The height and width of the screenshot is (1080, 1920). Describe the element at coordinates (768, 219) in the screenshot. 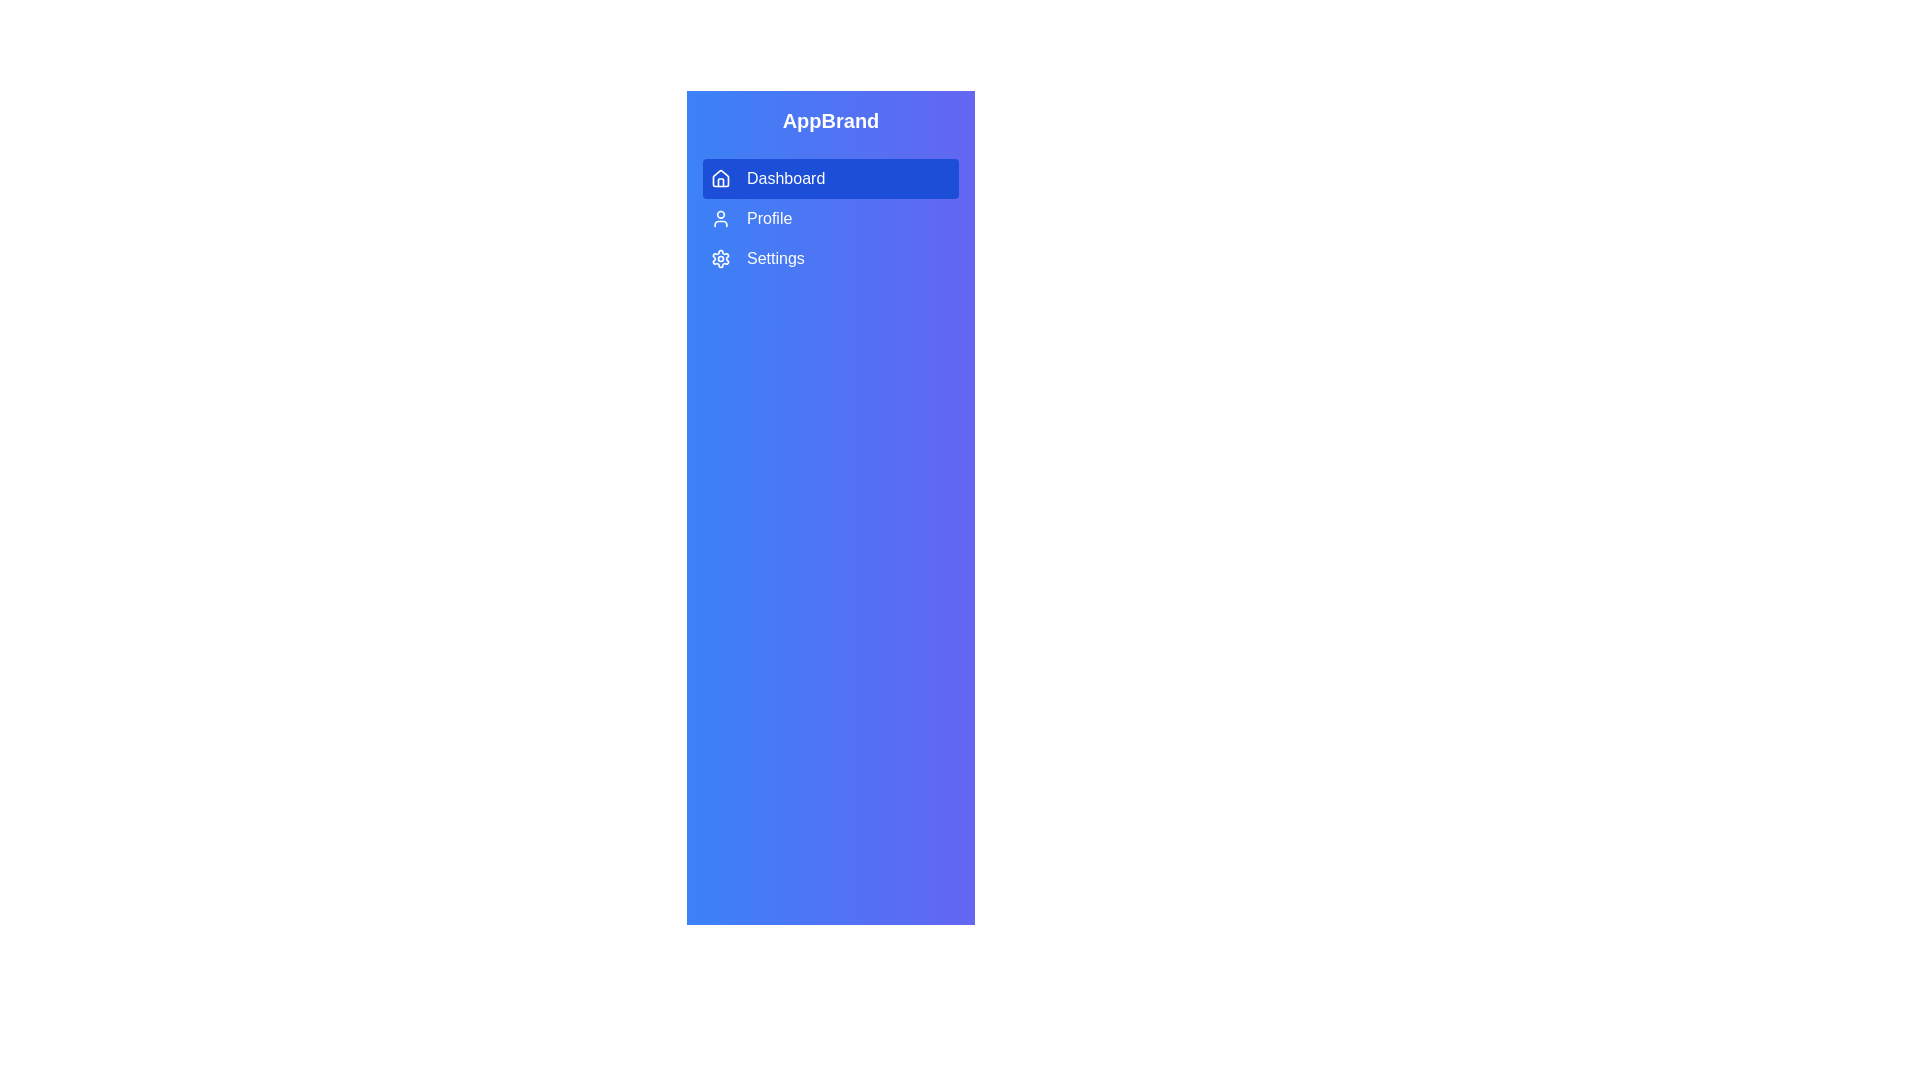

I see `the second item in the vertical navigation menu, which is a Text label adjacent to a user figure icon` at that location.